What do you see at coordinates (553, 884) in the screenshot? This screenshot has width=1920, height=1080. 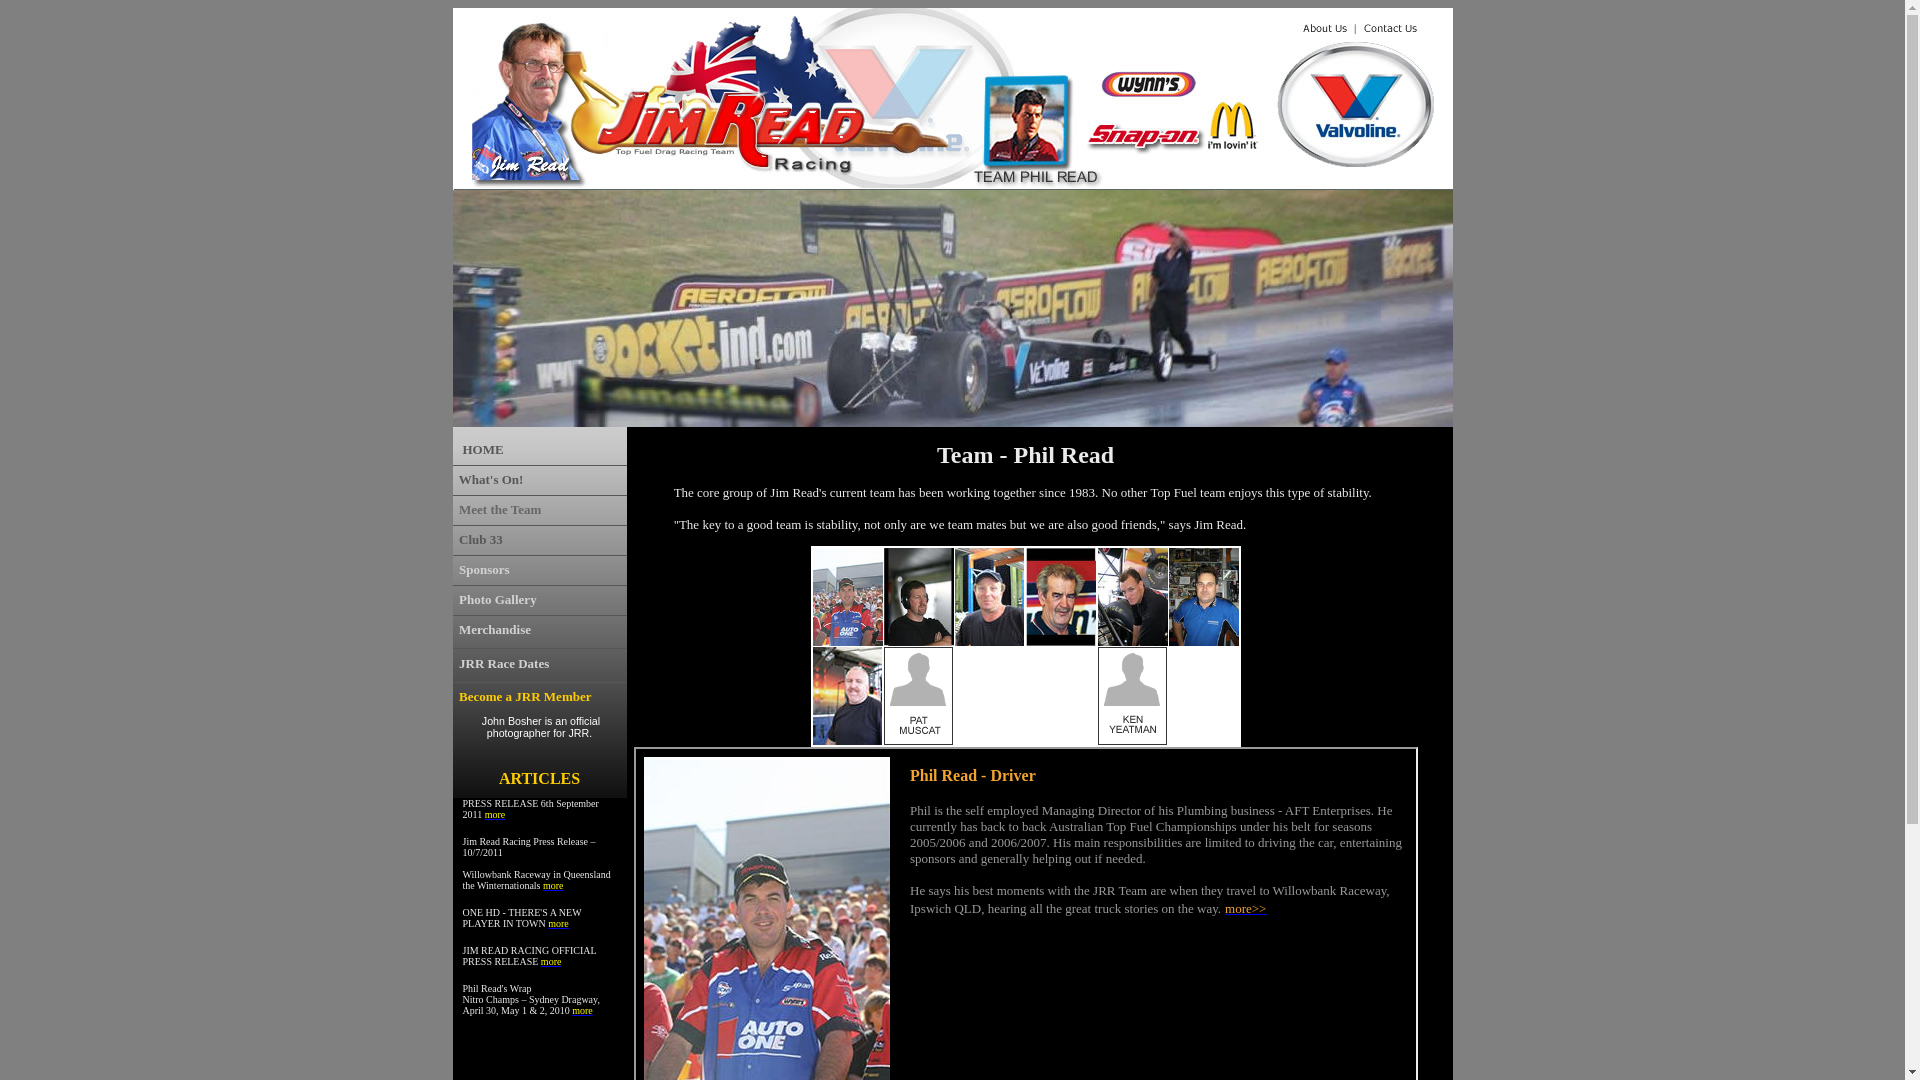 I see `'more'` at bounding box center [553, 884].